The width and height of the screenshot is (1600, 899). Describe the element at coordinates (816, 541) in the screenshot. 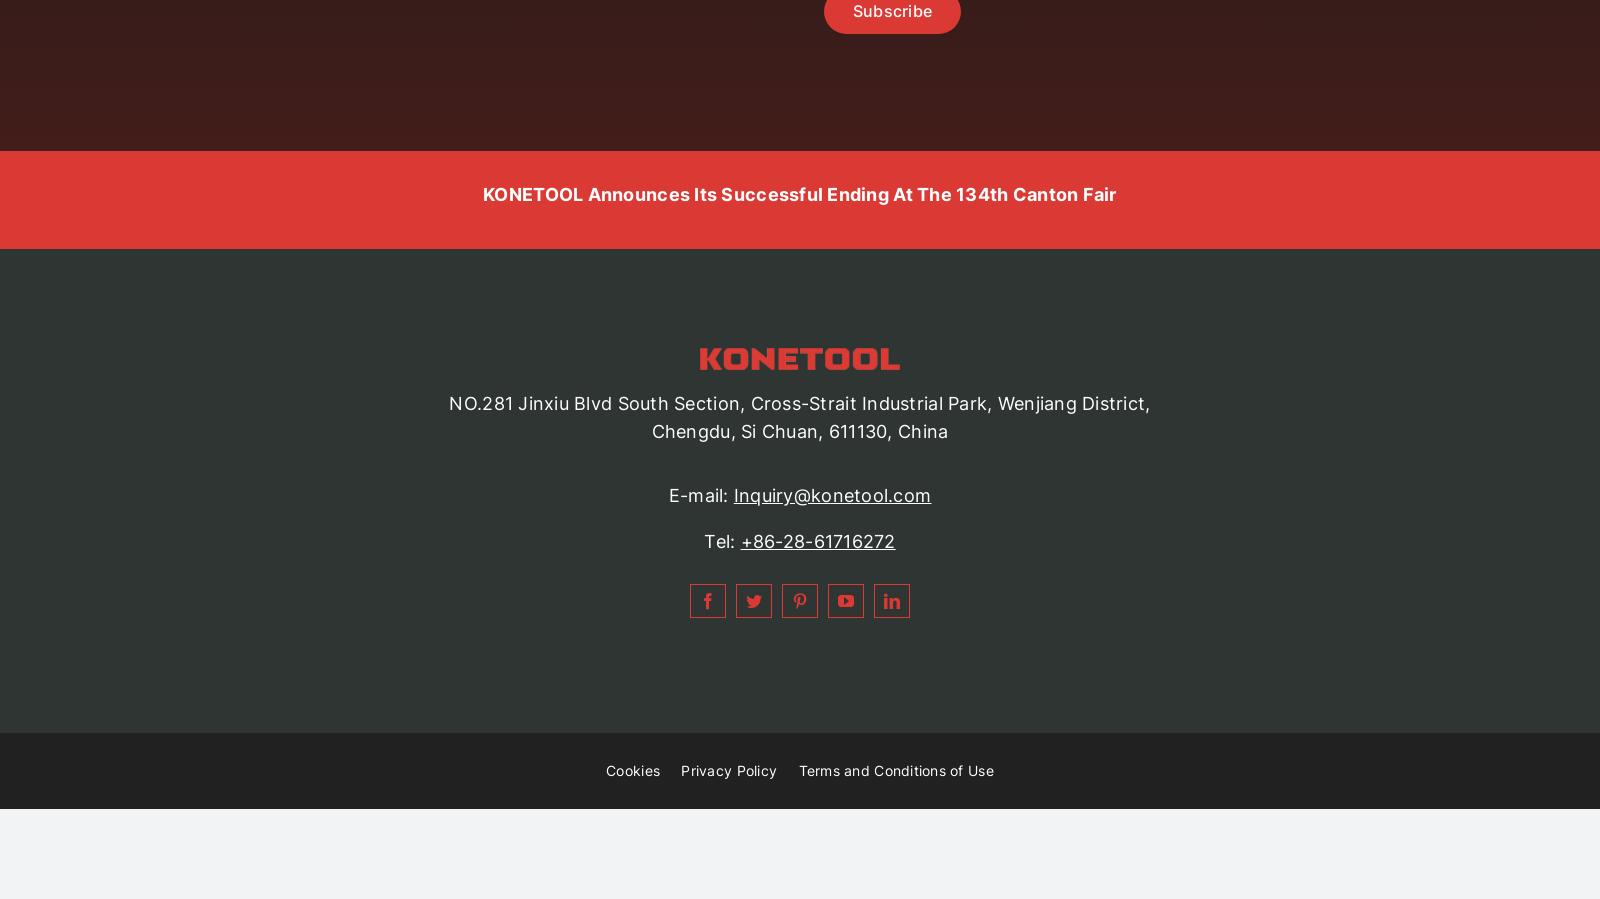

I see `'+86-28-61716272'` at that location.